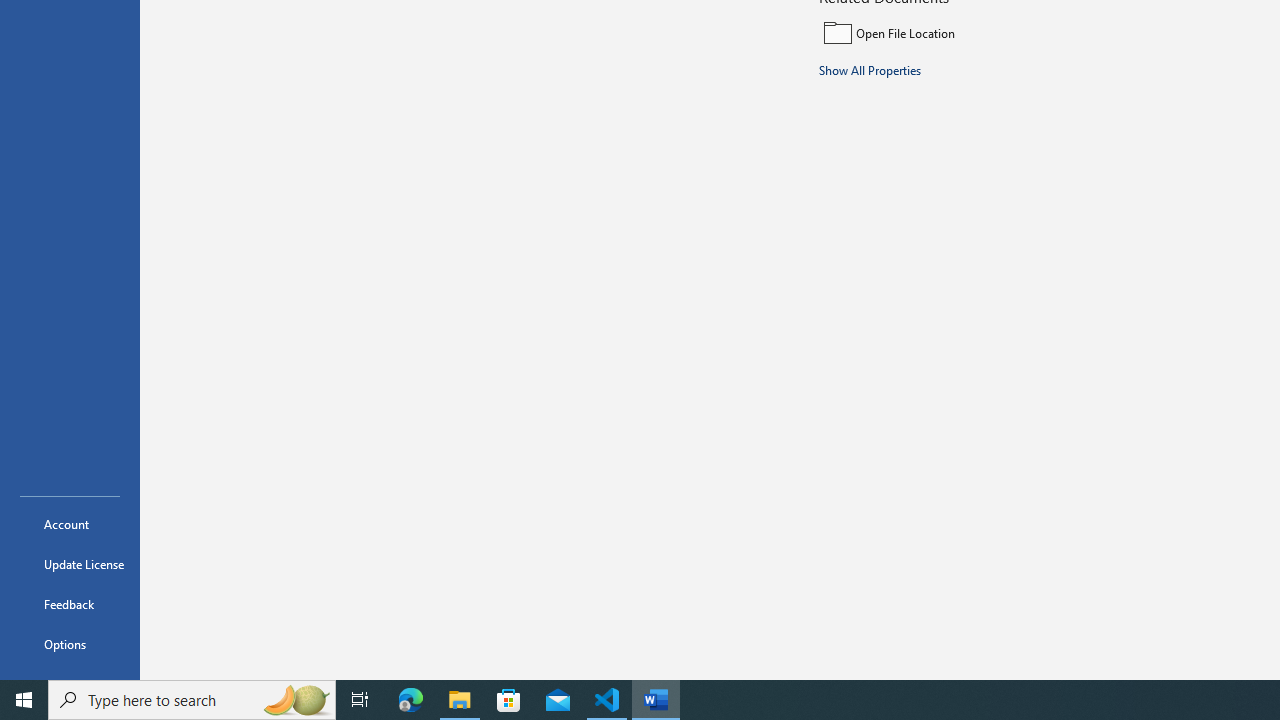  I want to click on 'Feedback', so click(69, 603).